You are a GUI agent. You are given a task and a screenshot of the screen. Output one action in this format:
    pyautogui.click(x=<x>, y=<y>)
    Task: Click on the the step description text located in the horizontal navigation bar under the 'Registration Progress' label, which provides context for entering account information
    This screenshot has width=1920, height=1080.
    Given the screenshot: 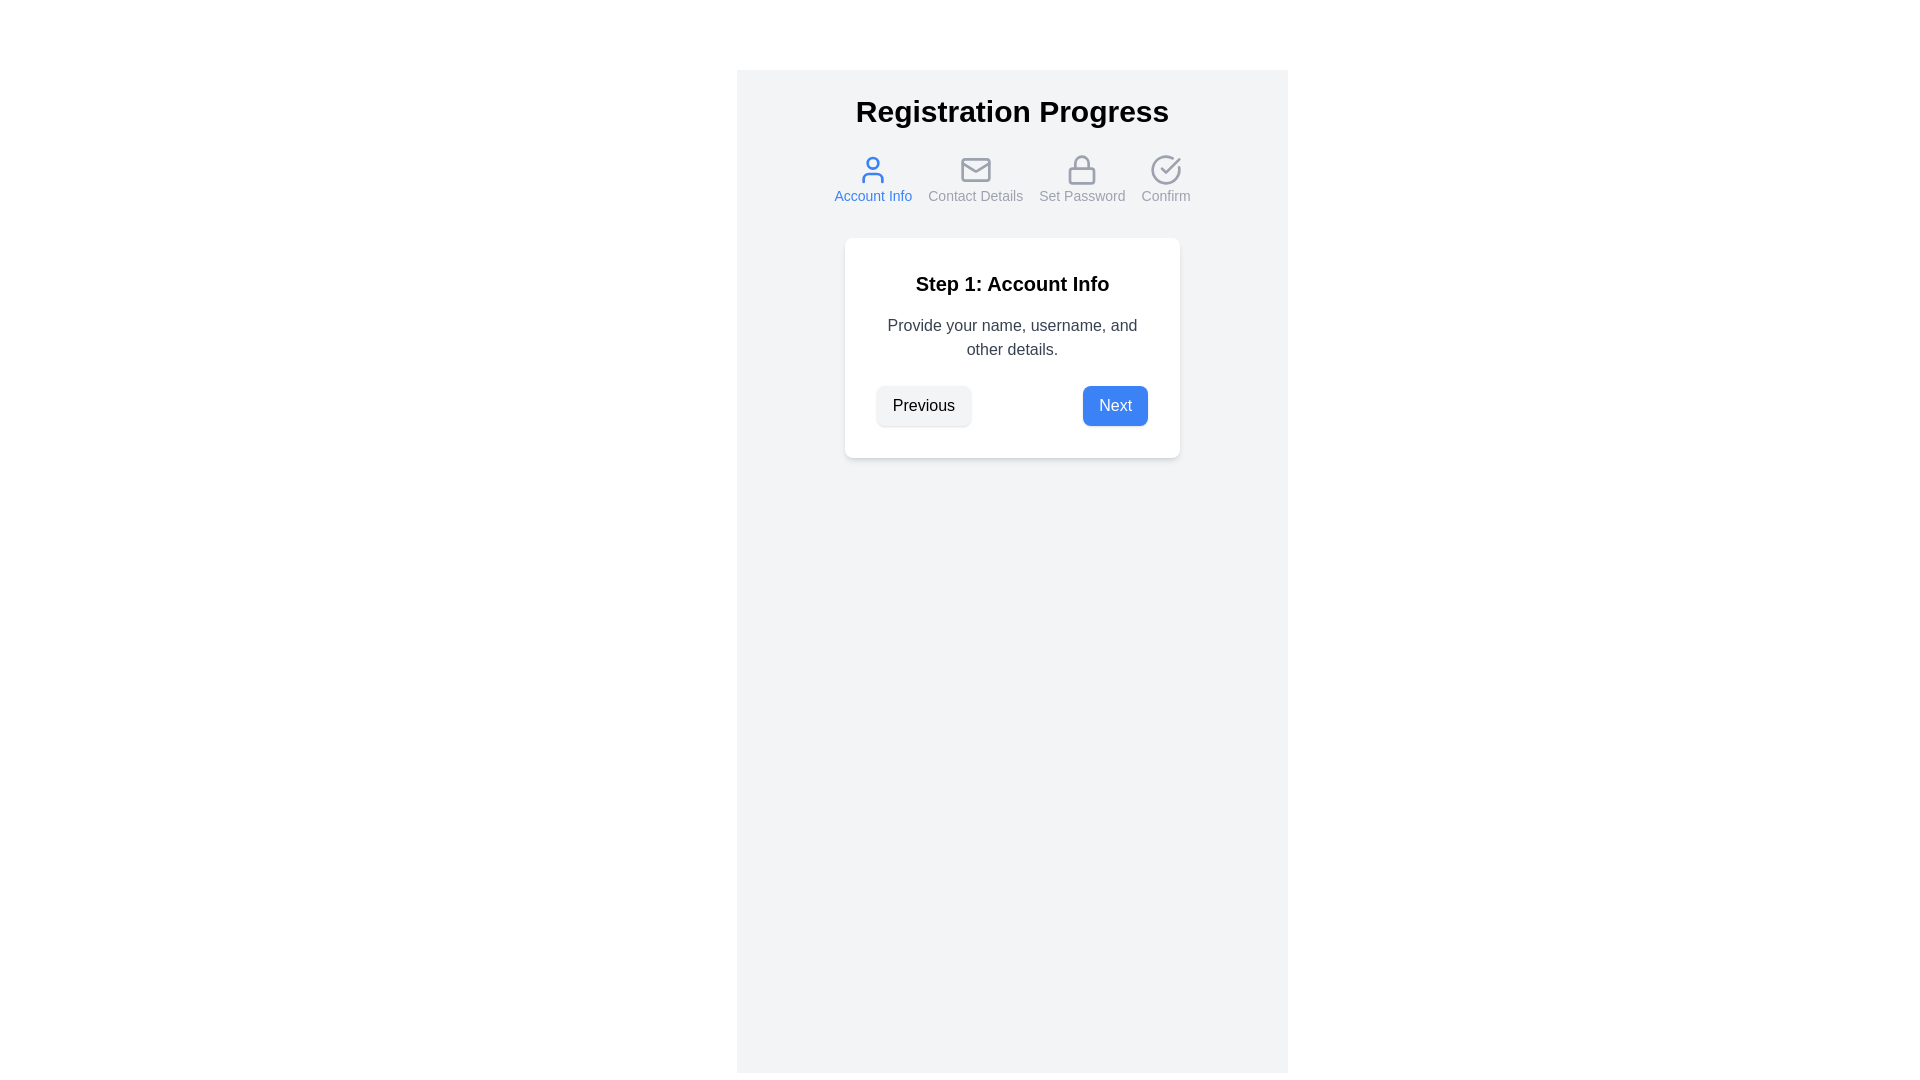 What is the action you would take?
    pyautogui.click(x=873, y=196)
    